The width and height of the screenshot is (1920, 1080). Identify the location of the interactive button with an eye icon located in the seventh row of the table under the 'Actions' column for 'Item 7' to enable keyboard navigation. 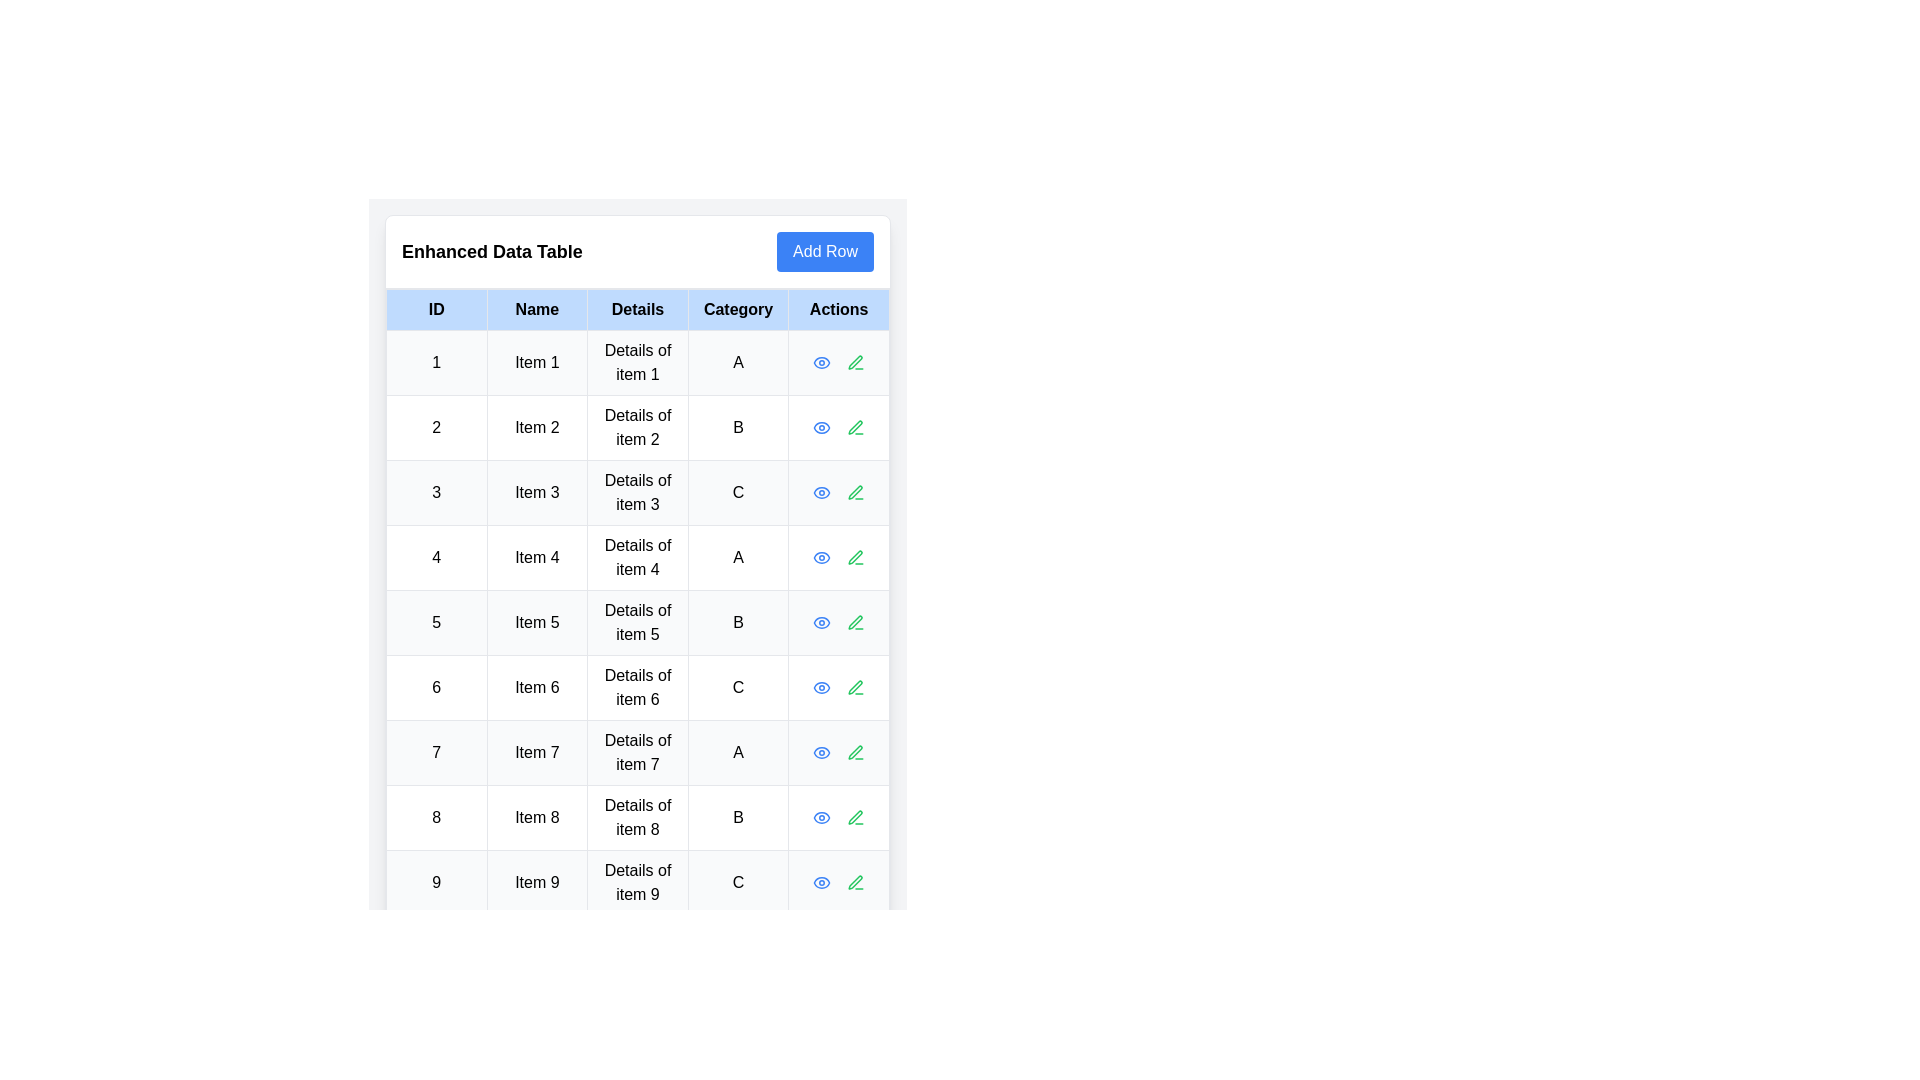
(822, 752).